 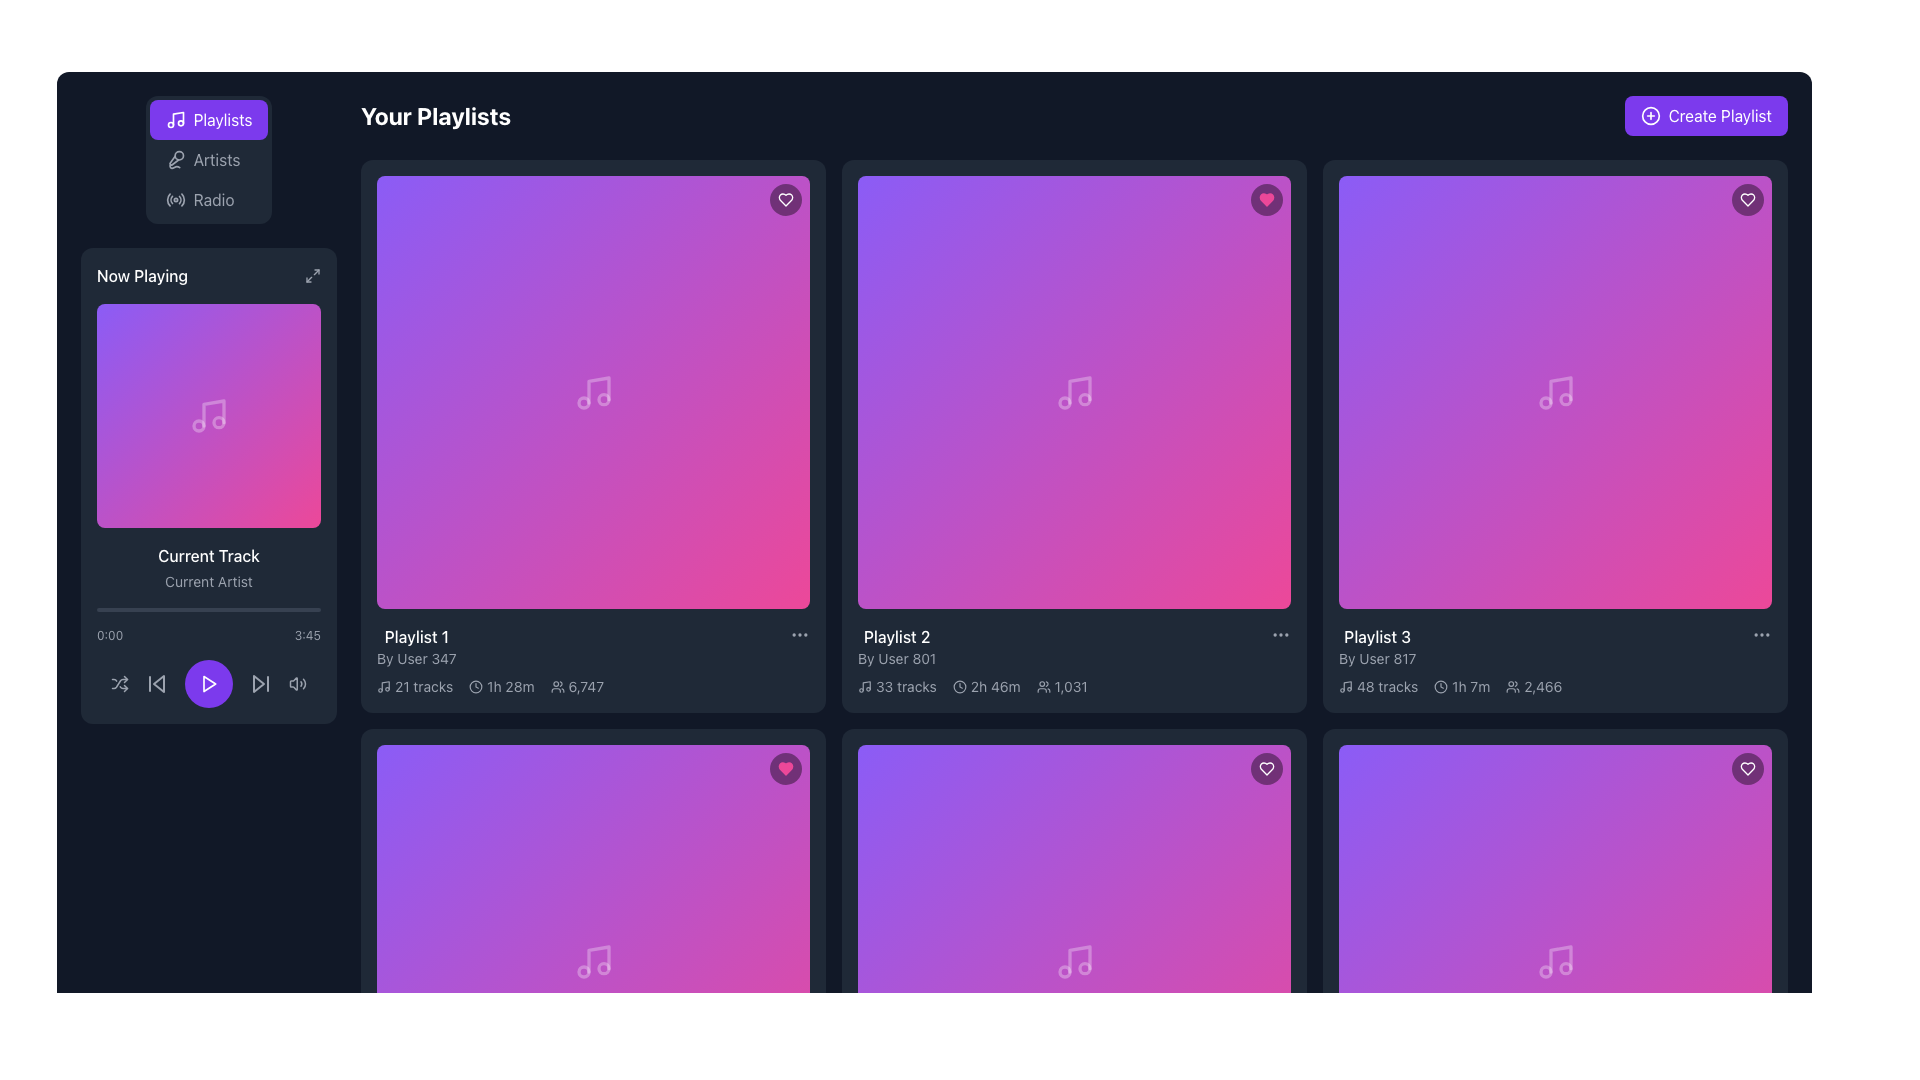 I want to click on the heart-shaped favorite icon located in the top-right corner of the 'Playlist 3' box, so click(x=1266, y=767).